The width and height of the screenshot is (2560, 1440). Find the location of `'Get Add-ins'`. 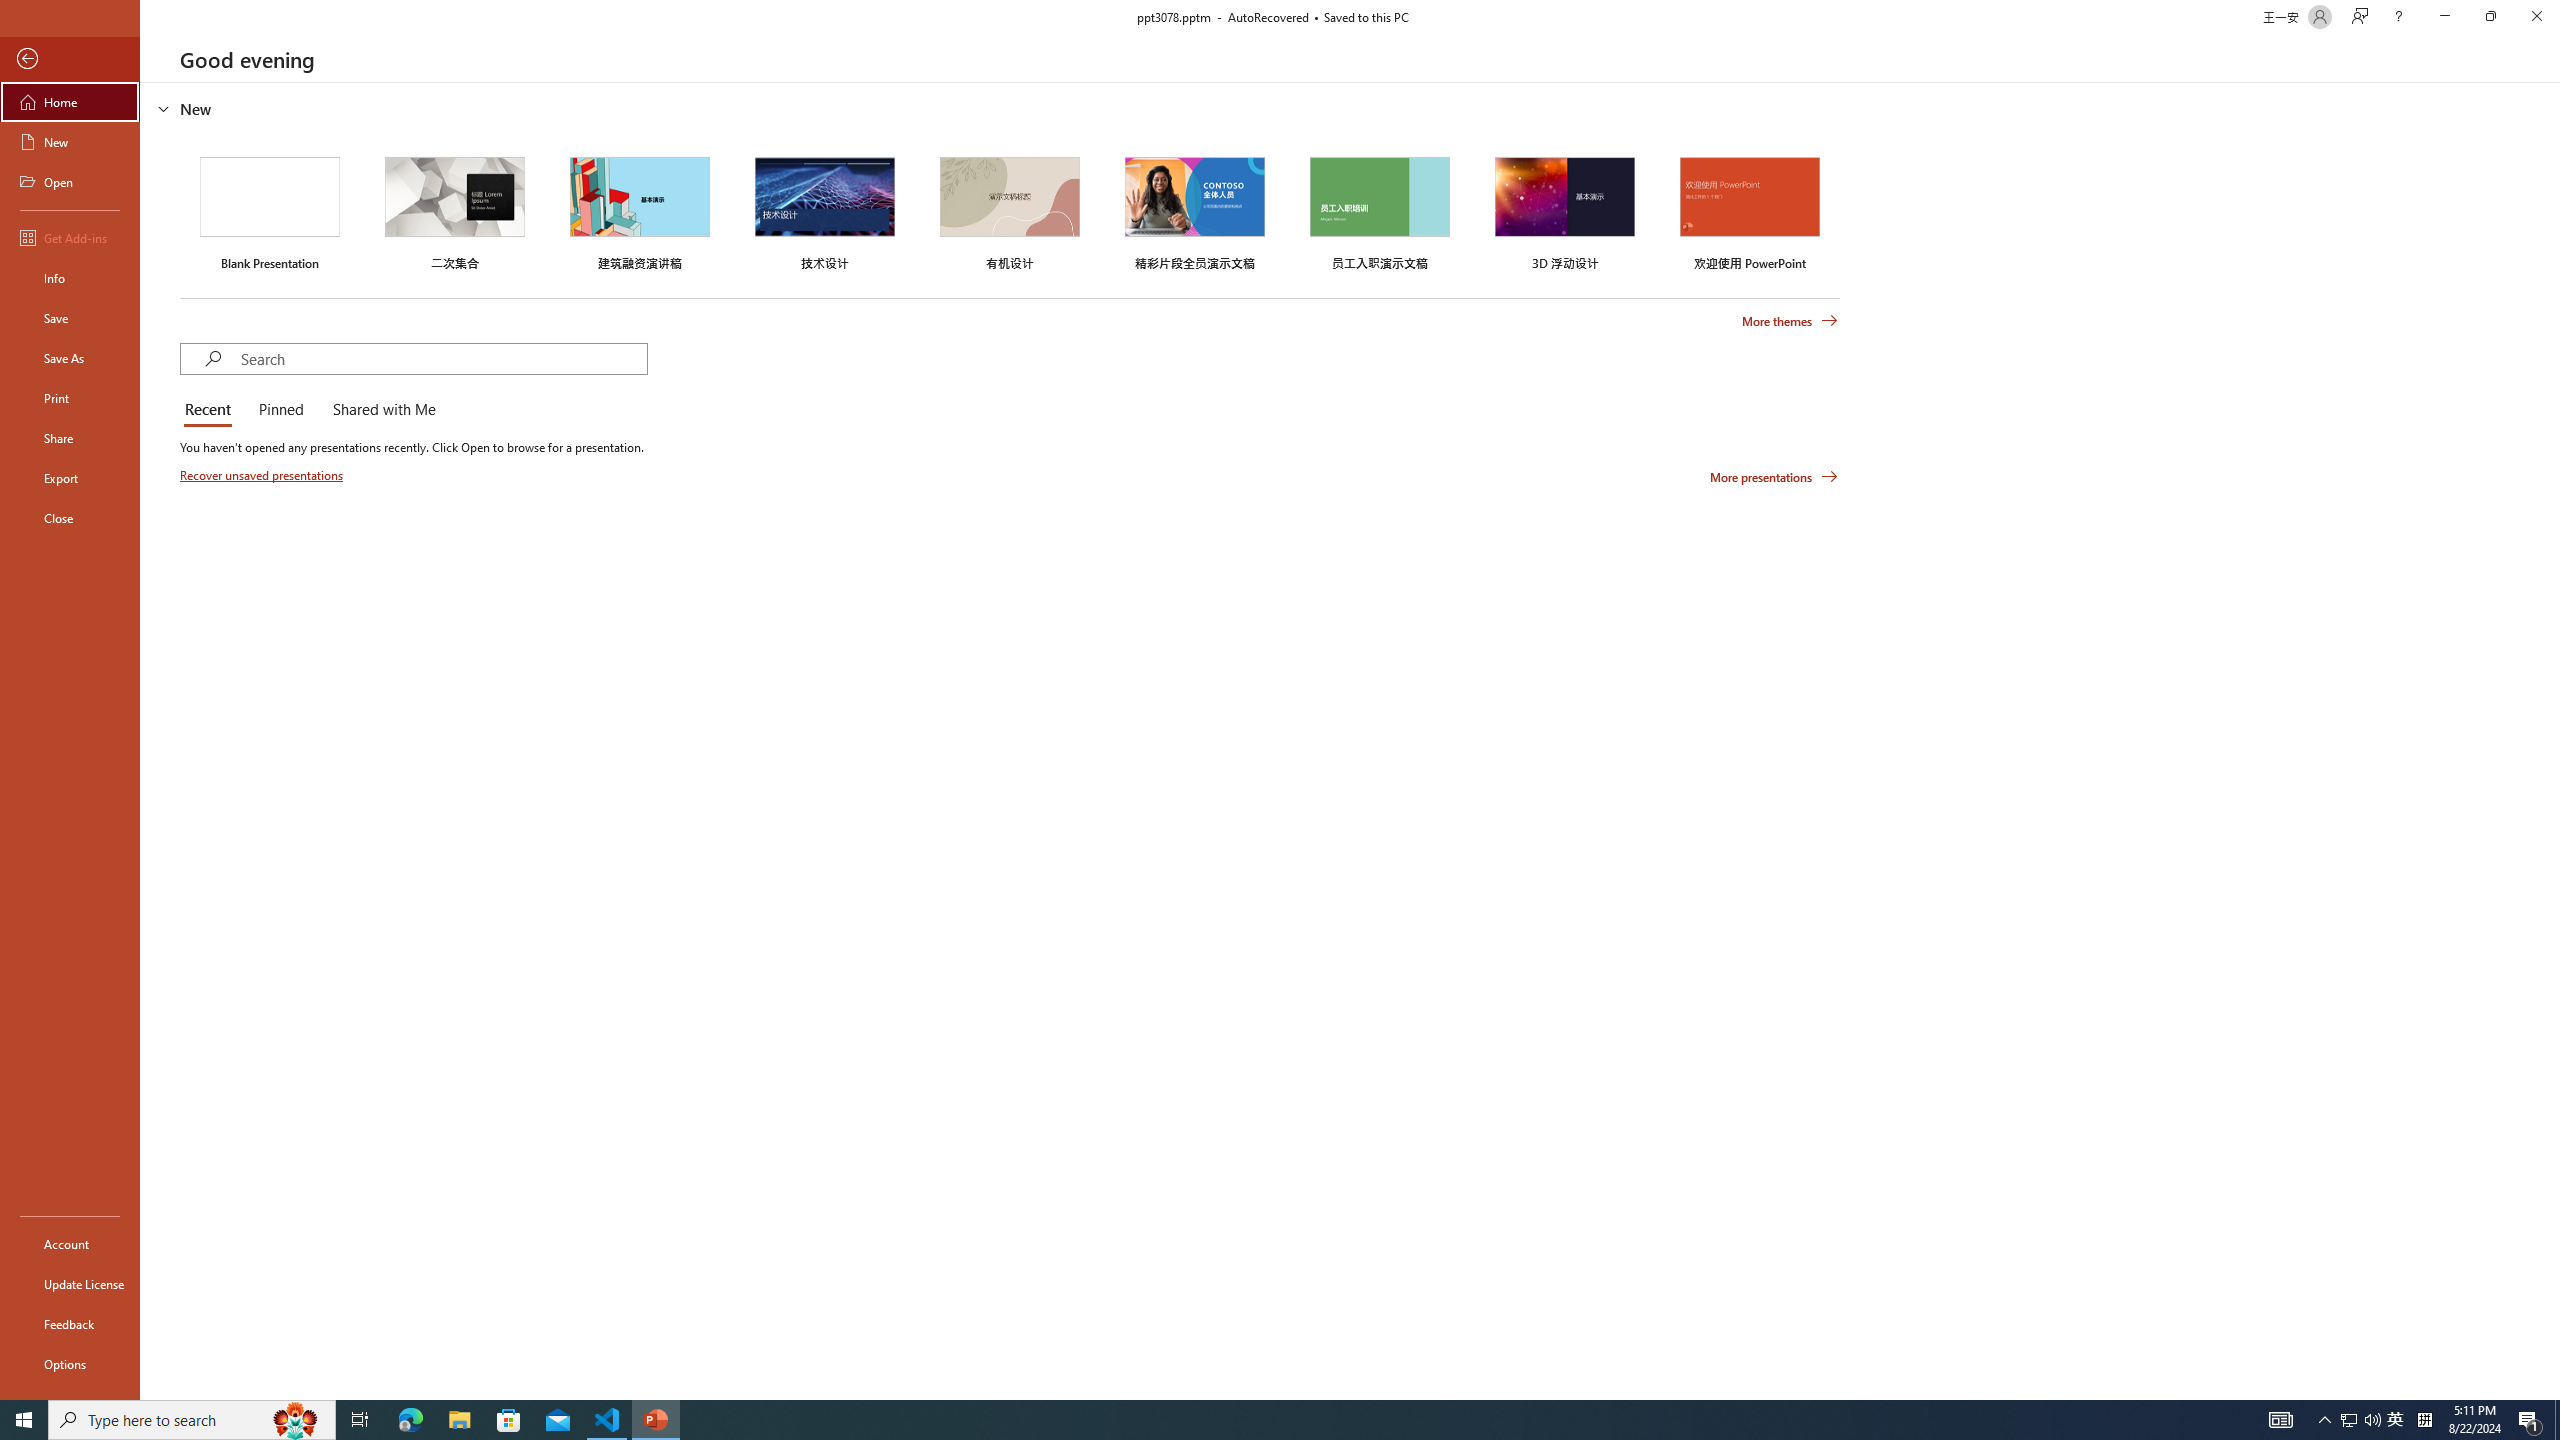

'Get Add-ins' is located at coordinates (69, 237).